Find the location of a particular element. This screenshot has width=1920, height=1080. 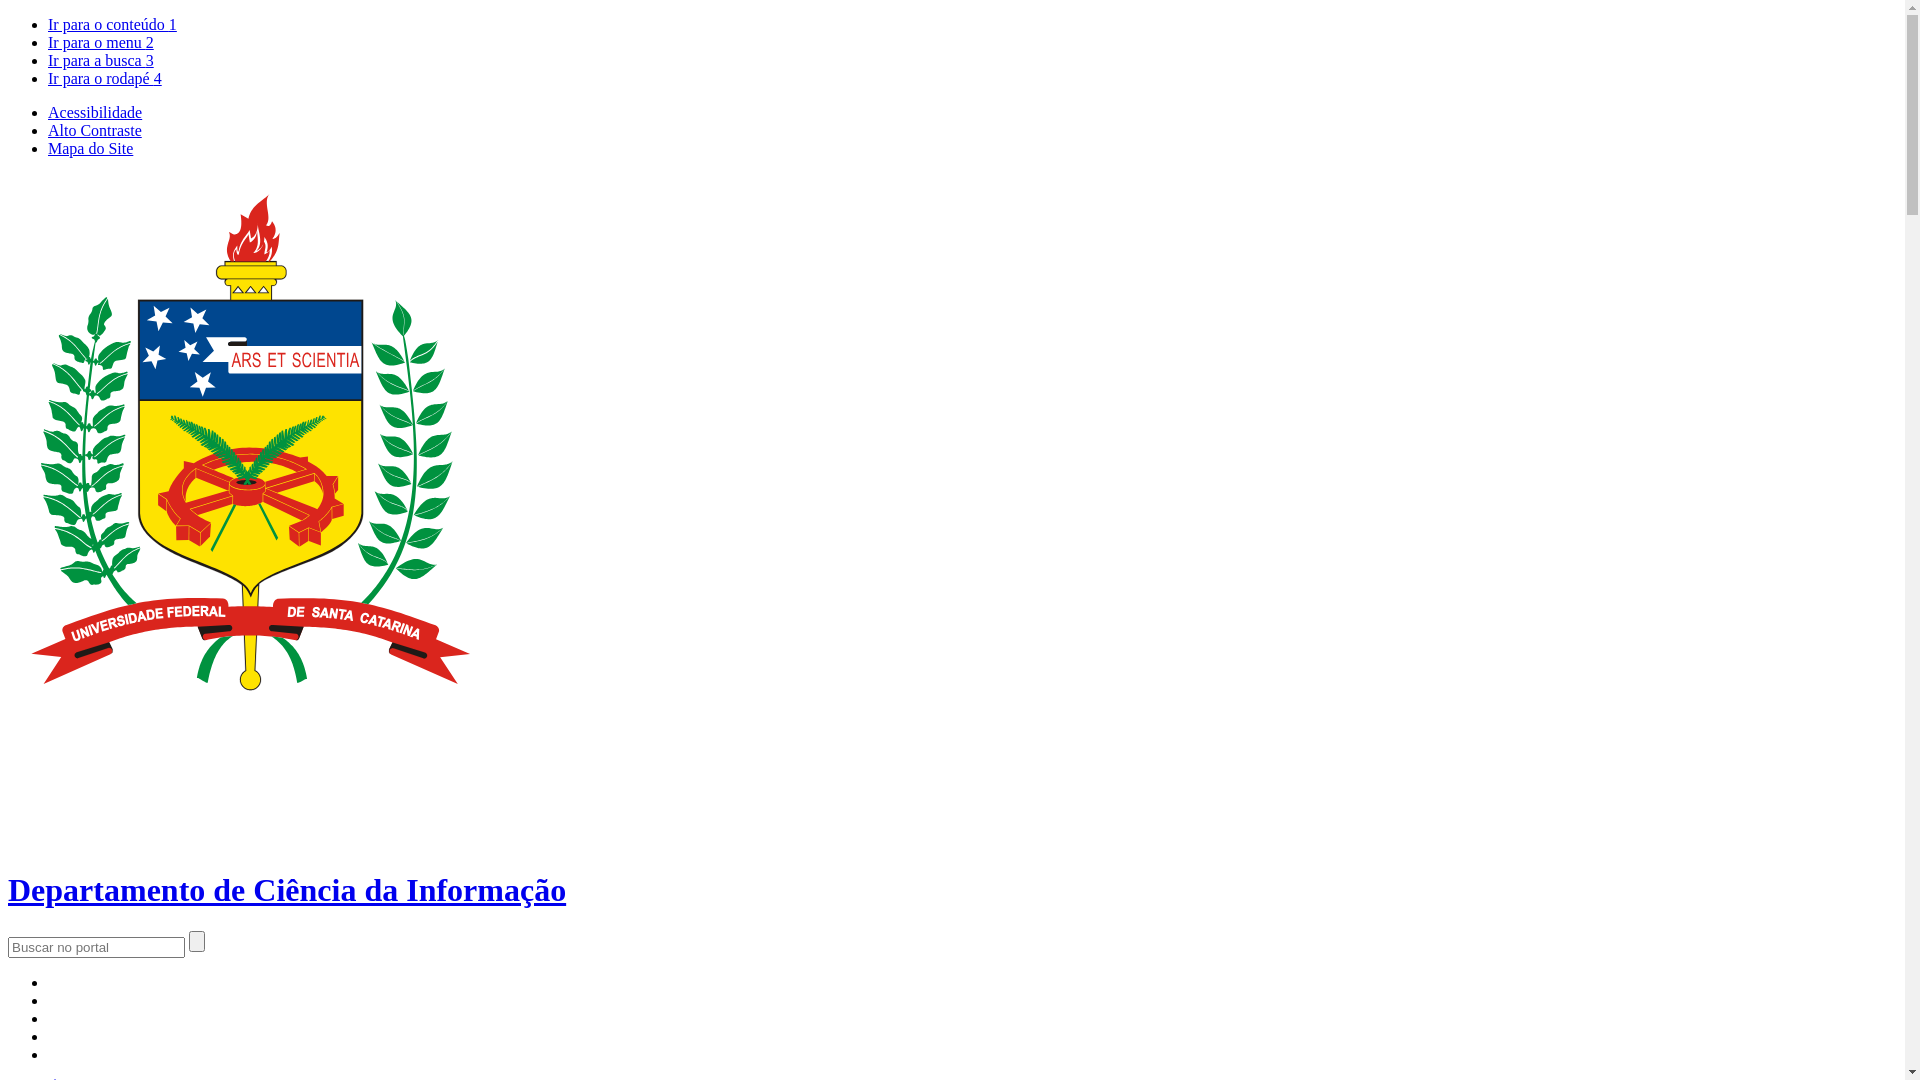

'Alto Contraste' is located at coordinates (94, 130).